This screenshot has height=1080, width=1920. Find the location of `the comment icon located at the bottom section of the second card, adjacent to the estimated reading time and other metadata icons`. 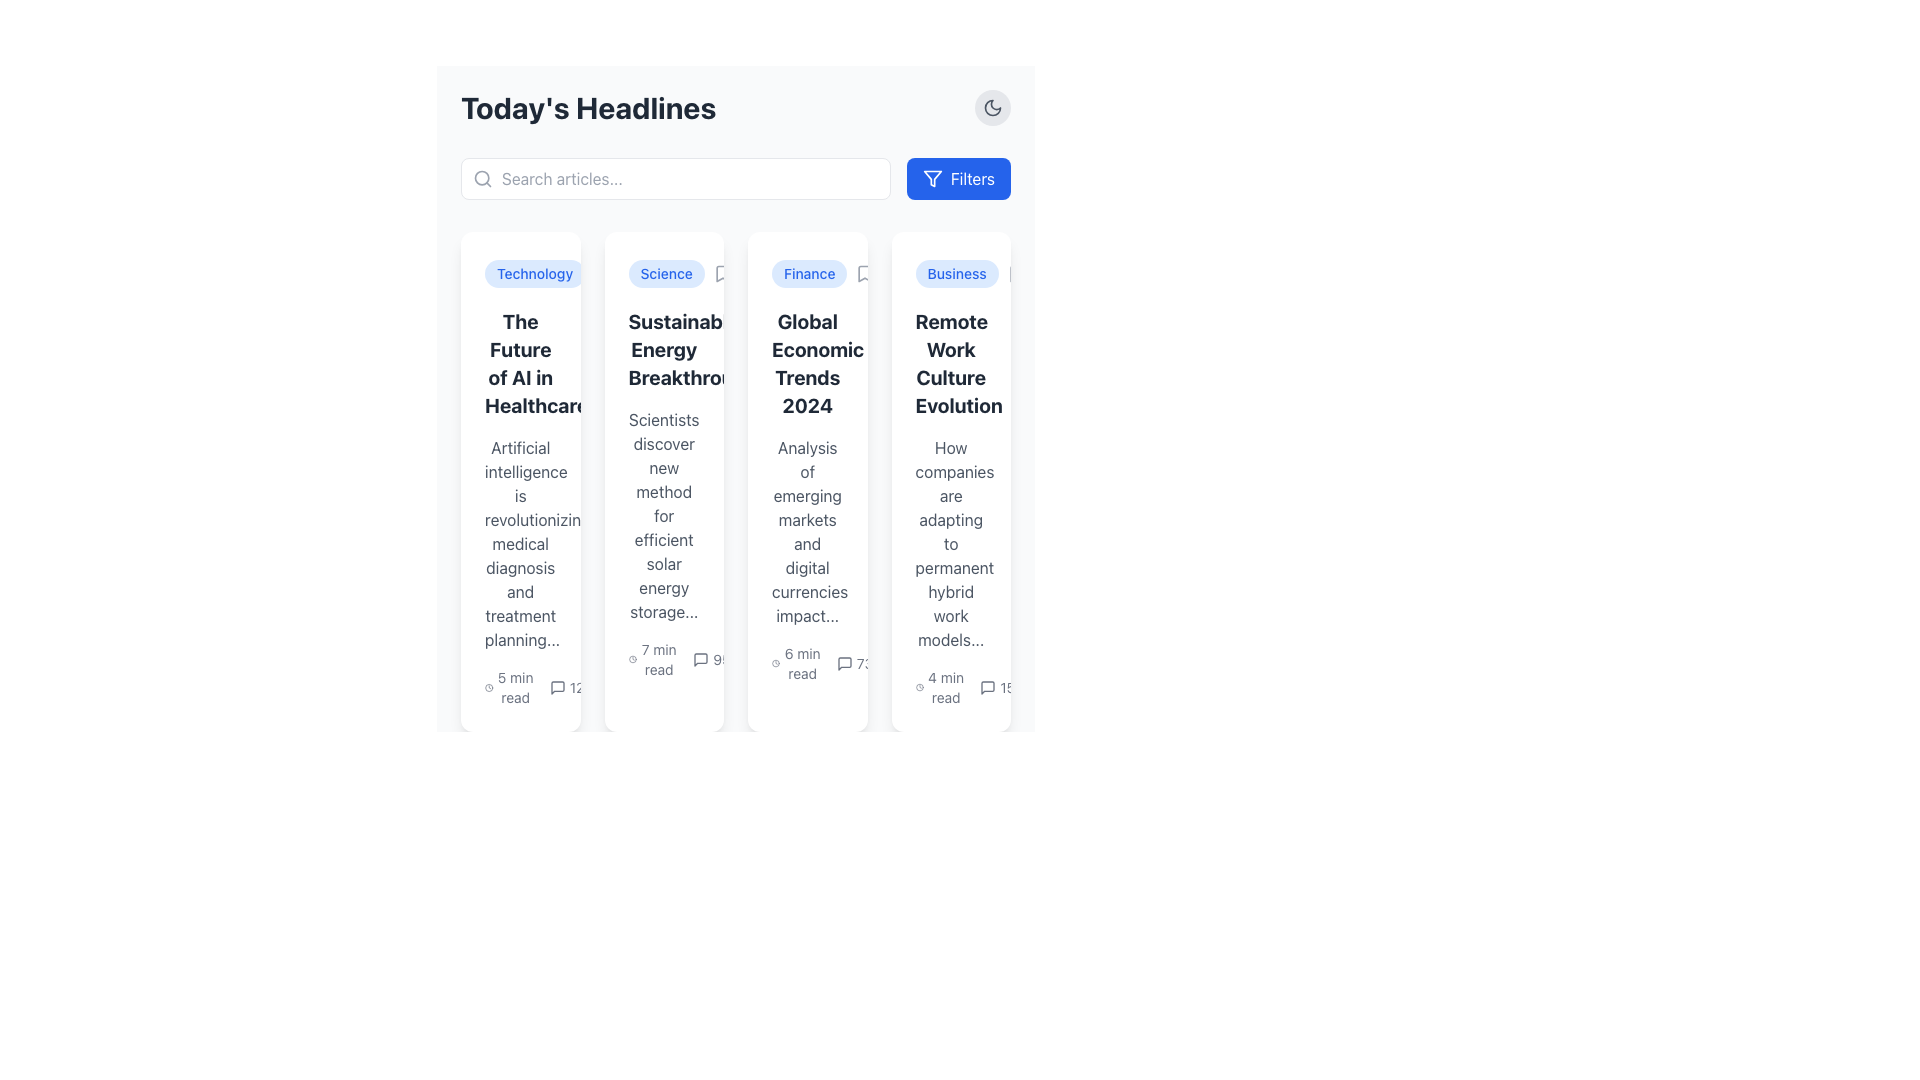

the comment icon located at the bottom section of the second card, adjacent to the estimated reading time and other metadata icons is located at coordinates (701, 659).